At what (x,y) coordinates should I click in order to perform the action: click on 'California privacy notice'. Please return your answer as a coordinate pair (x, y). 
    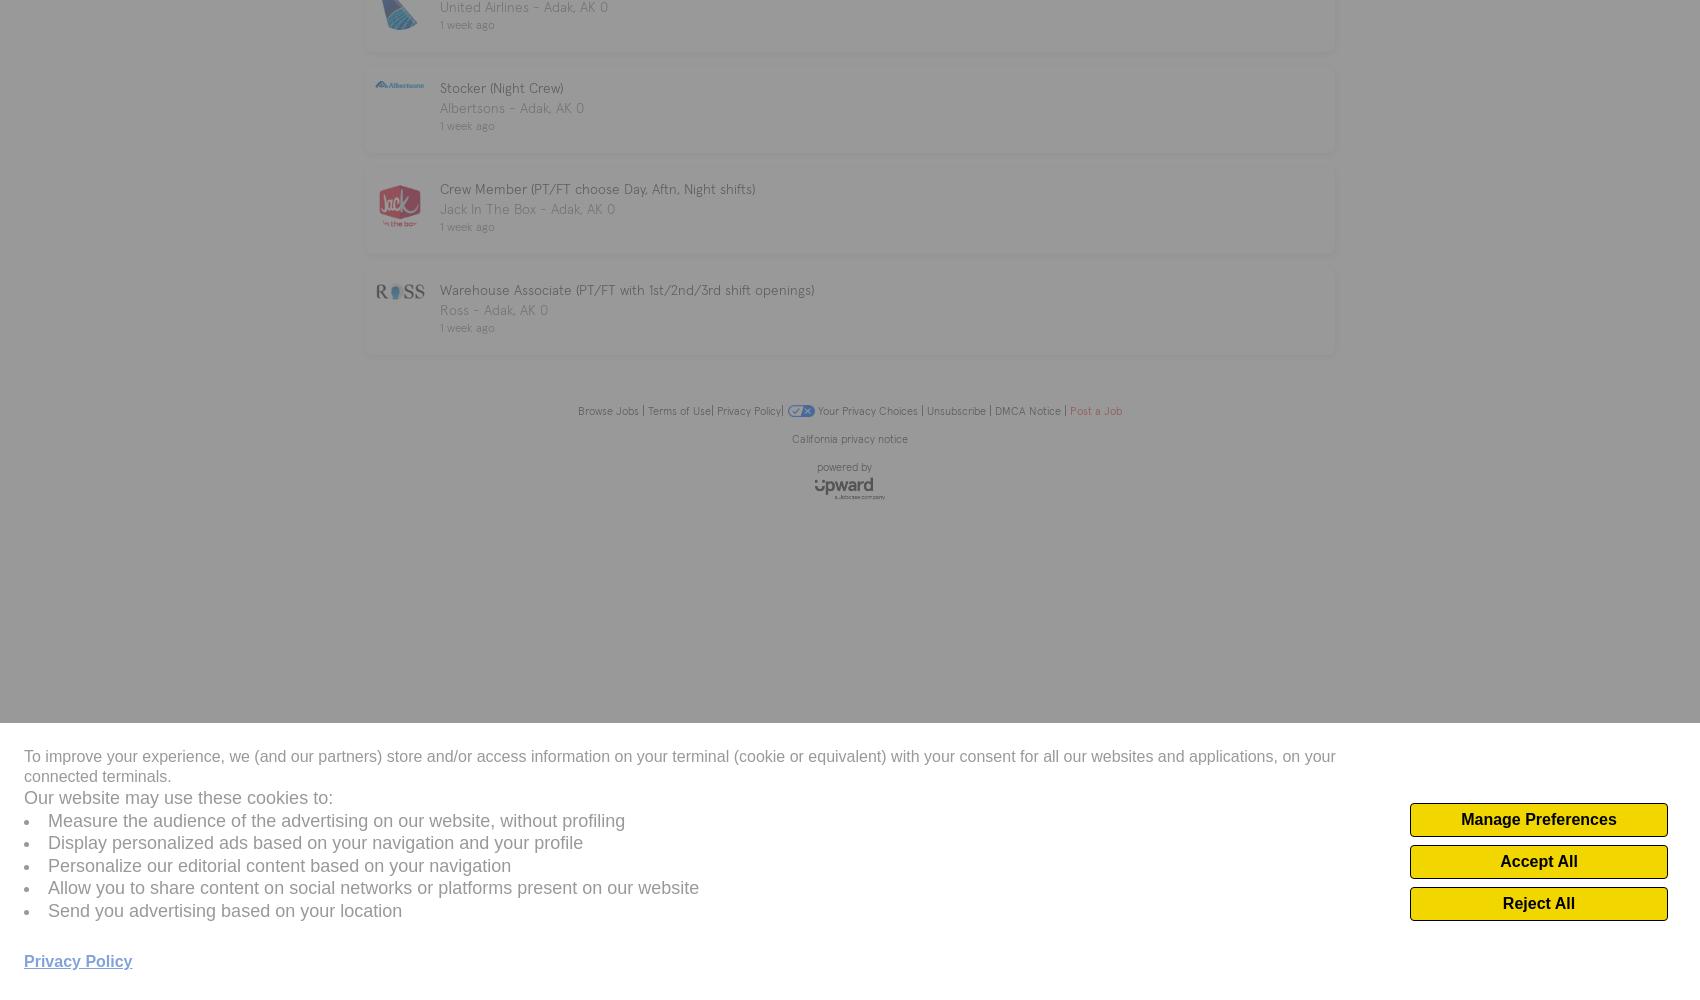
    Looking at the image, I should click on (850, 438).